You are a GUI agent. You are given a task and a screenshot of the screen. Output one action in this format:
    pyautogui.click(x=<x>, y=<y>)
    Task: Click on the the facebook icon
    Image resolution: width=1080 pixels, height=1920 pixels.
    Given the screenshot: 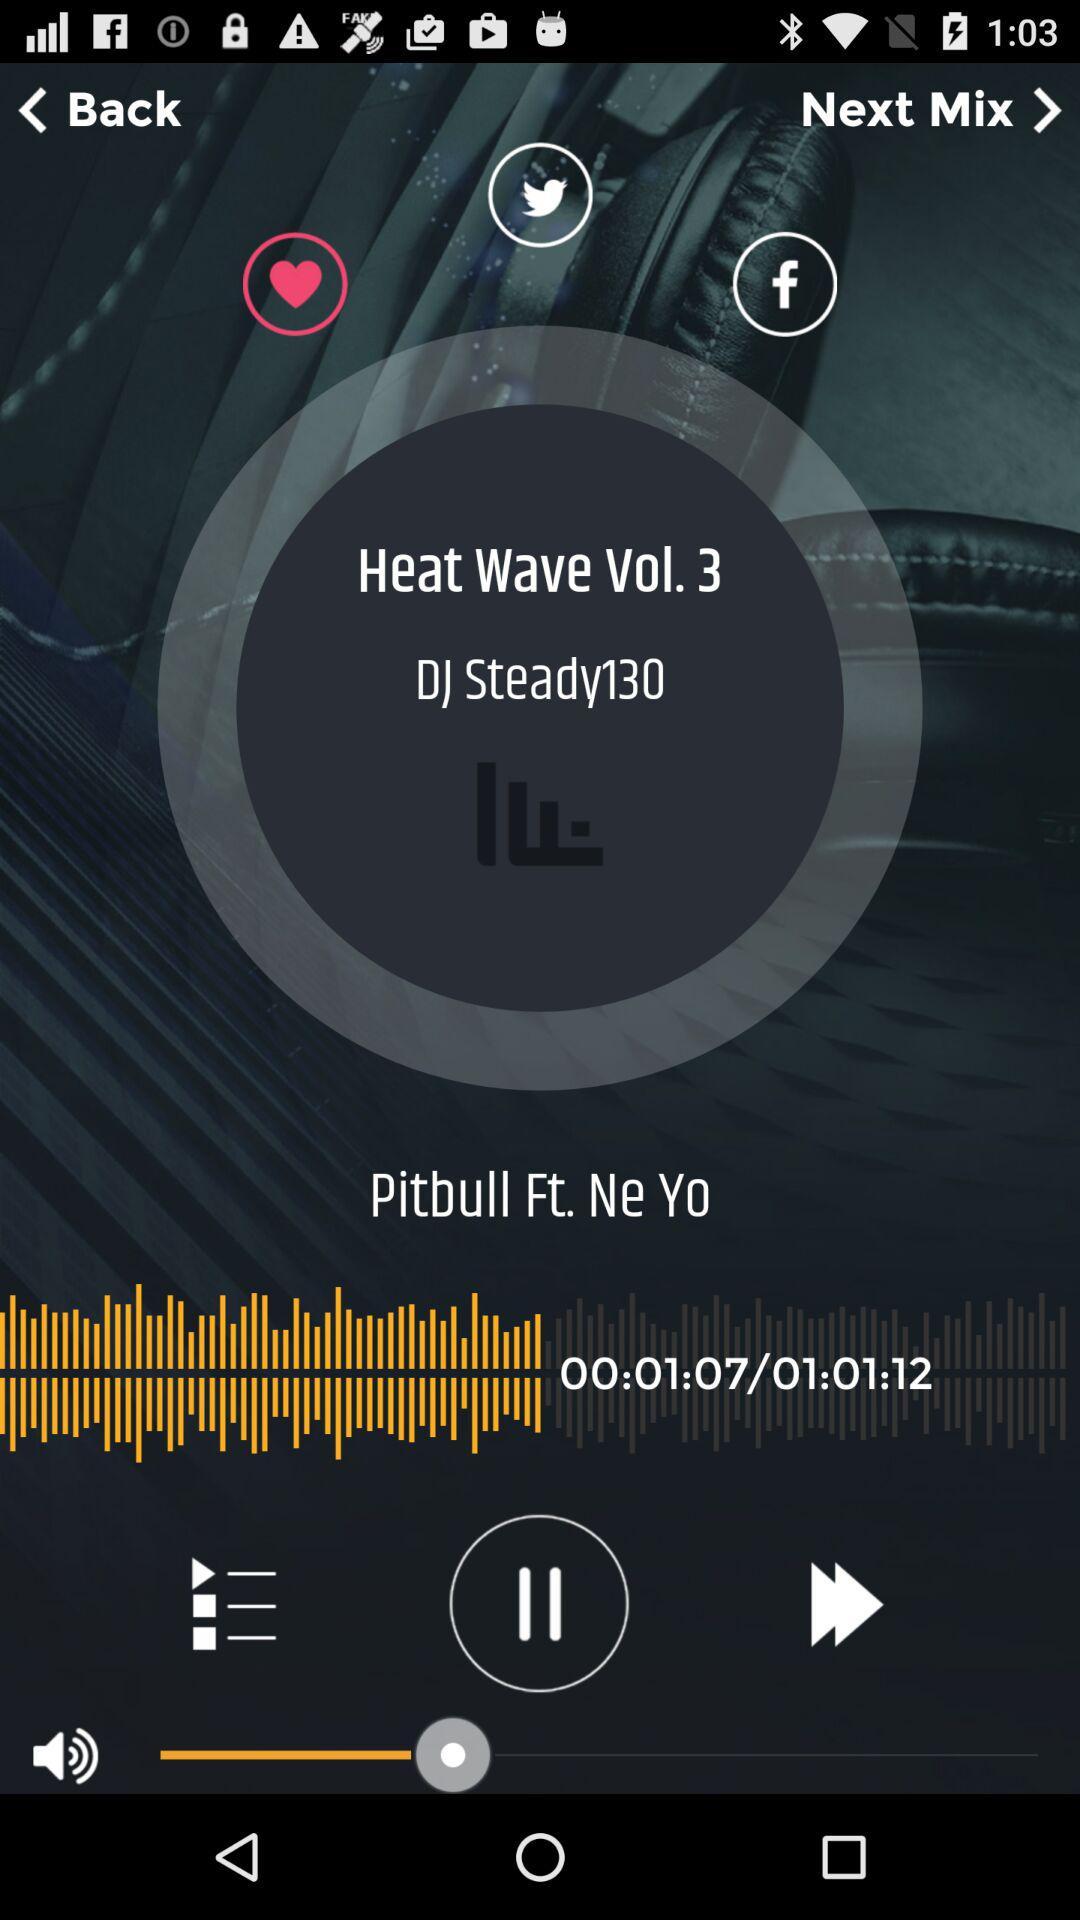 What is the action you would take?
    pyautogui.click(x=783, y=303)
    